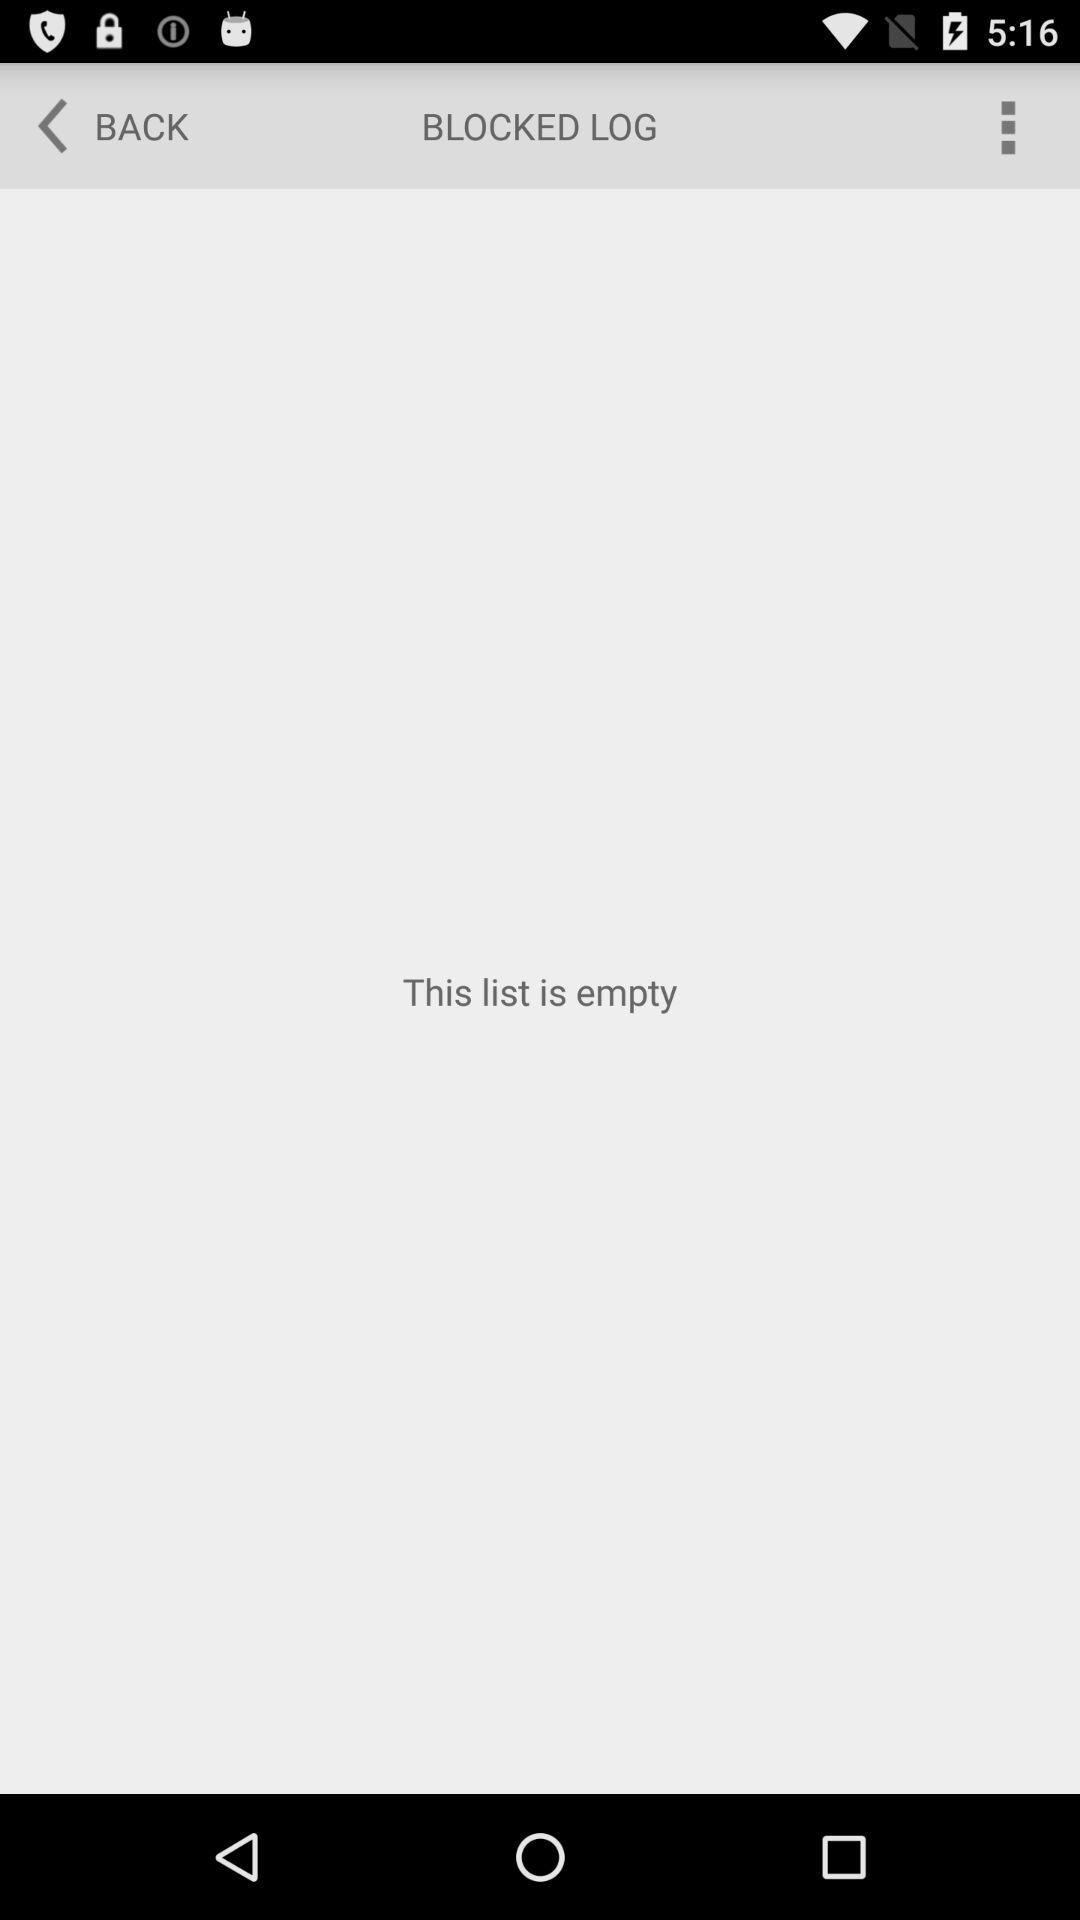  I want to click on the item at the top left corner, so click(99, 124).